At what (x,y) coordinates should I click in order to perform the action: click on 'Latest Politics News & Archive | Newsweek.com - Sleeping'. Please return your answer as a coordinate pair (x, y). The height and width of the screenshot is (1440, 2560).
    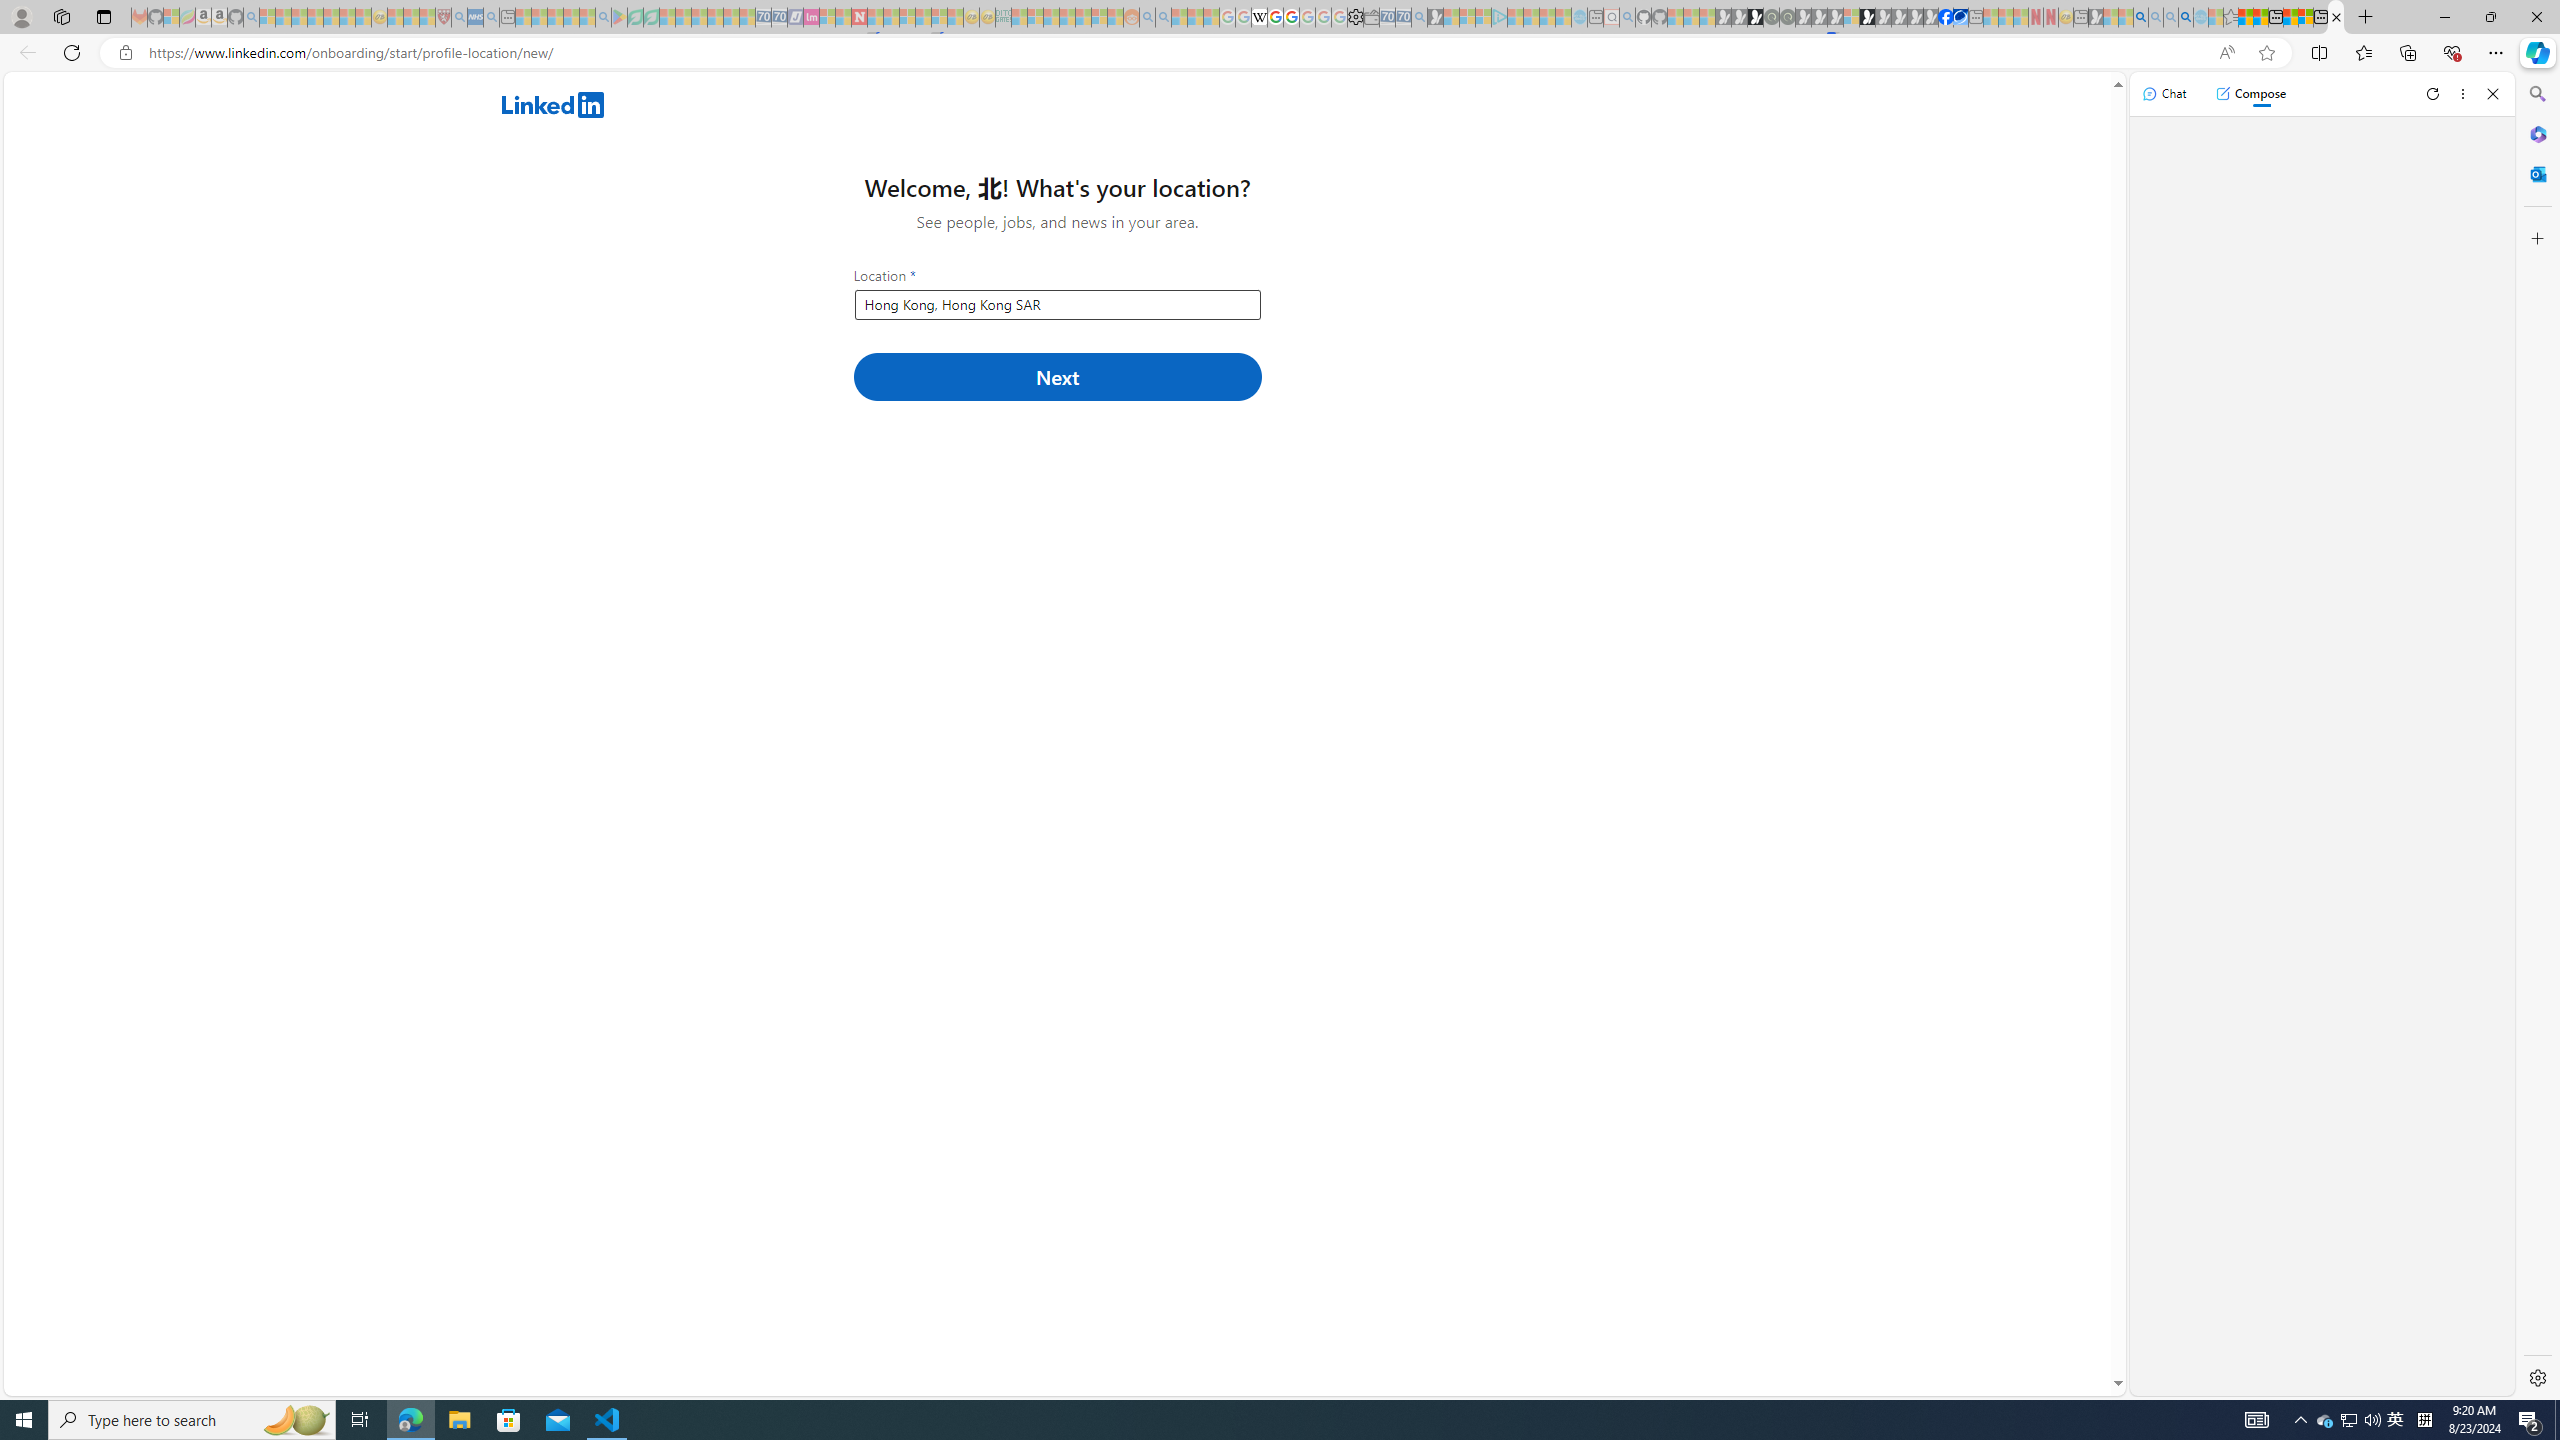
    Looking at the image, I should click on (857, 16).